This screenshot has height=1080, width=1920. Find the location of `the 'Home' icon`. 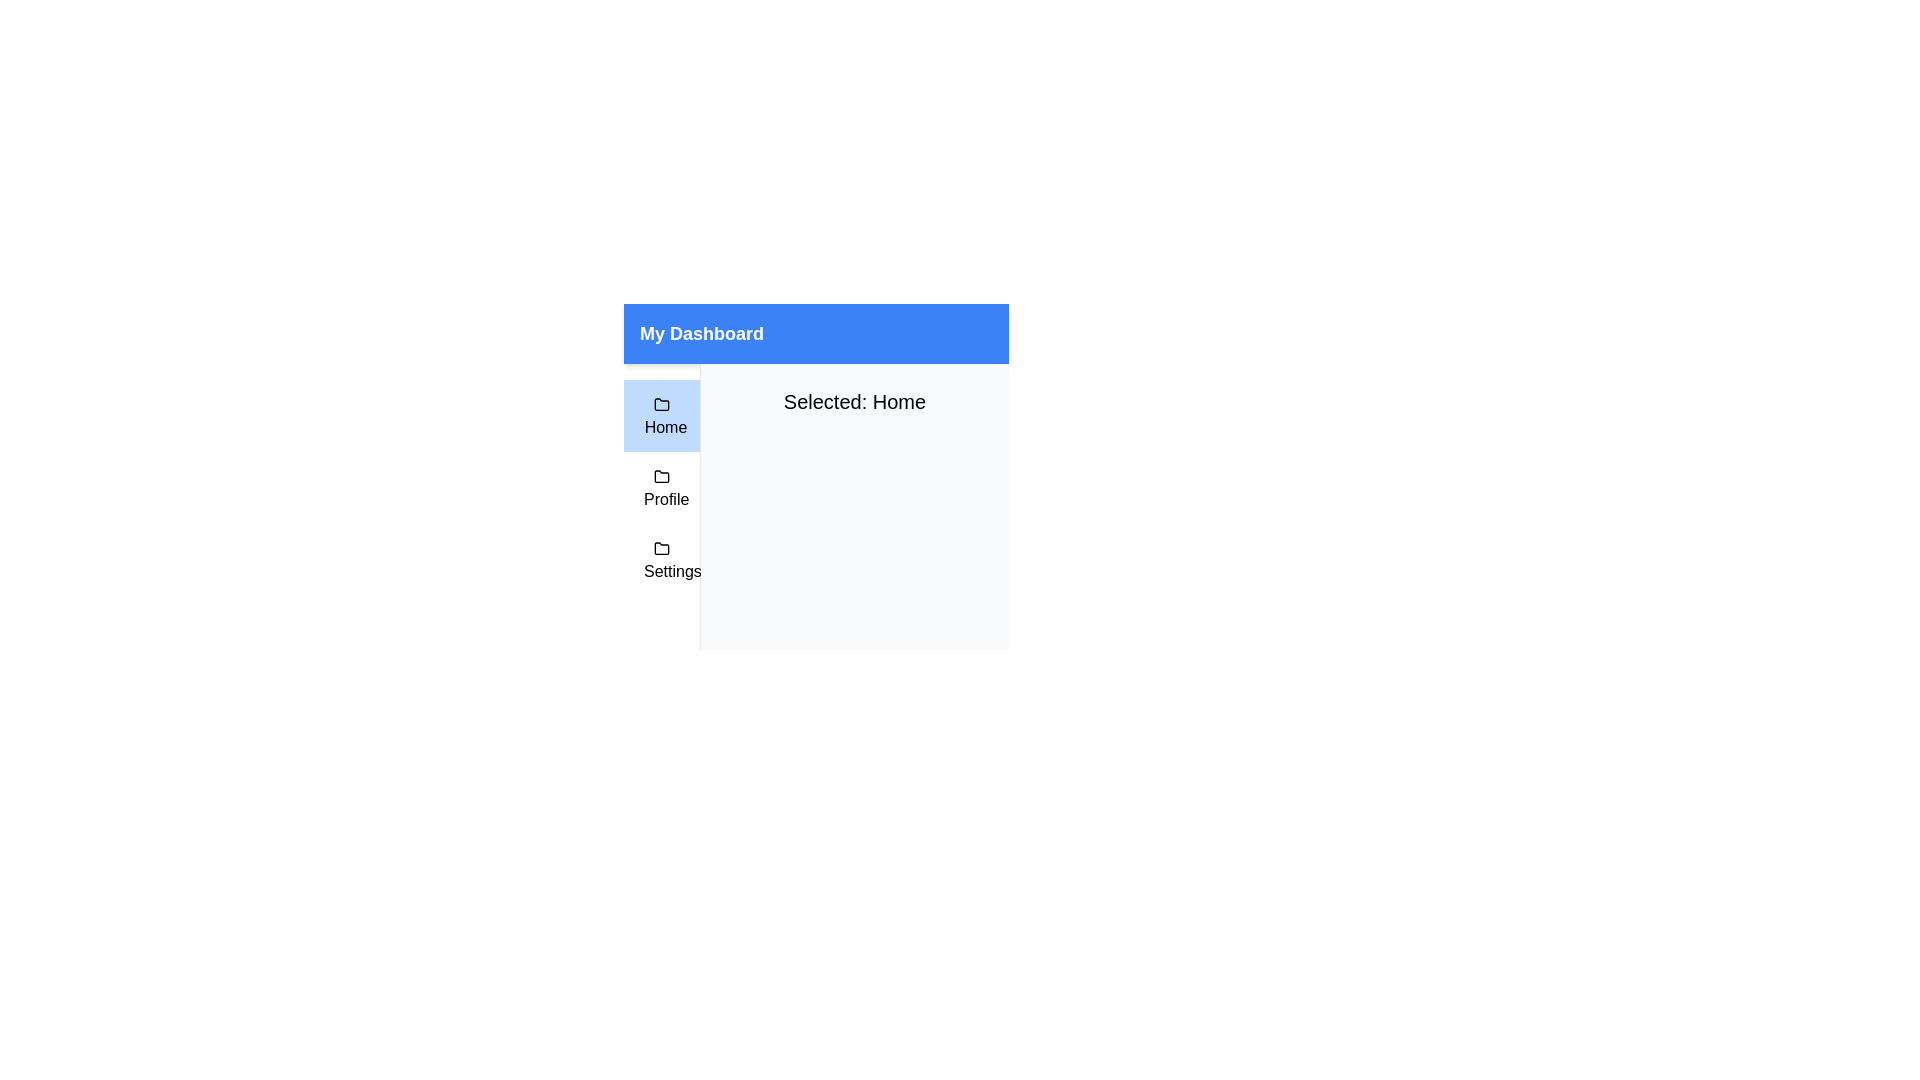

the 'Home' icon is located at coordinates (662, 404).